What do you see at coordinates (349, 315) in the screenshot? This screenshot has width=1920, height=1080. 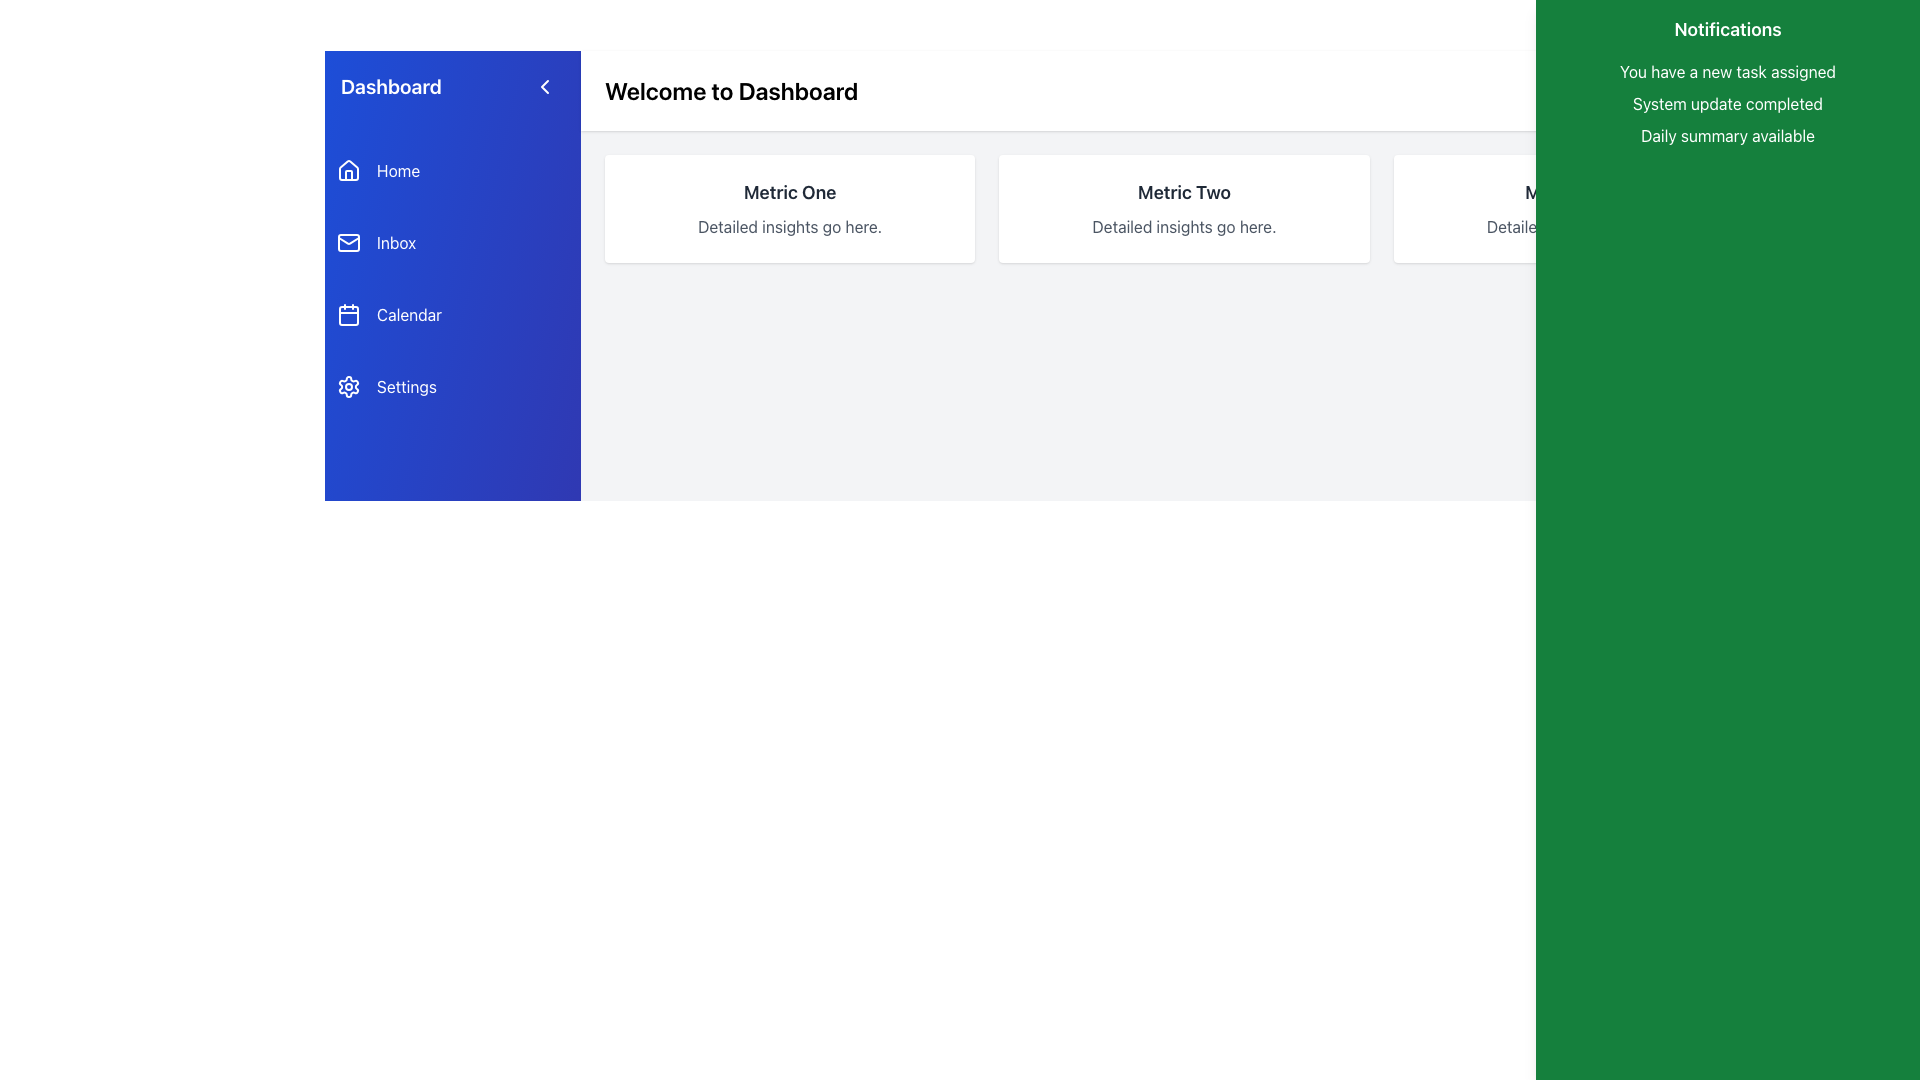 I see `the calendar icon, which is a minimalistic design with a white color on a blue background, located in the sidebar navigation menu as the second item in the 'Calendar' button` at bounding box center [349, 315].